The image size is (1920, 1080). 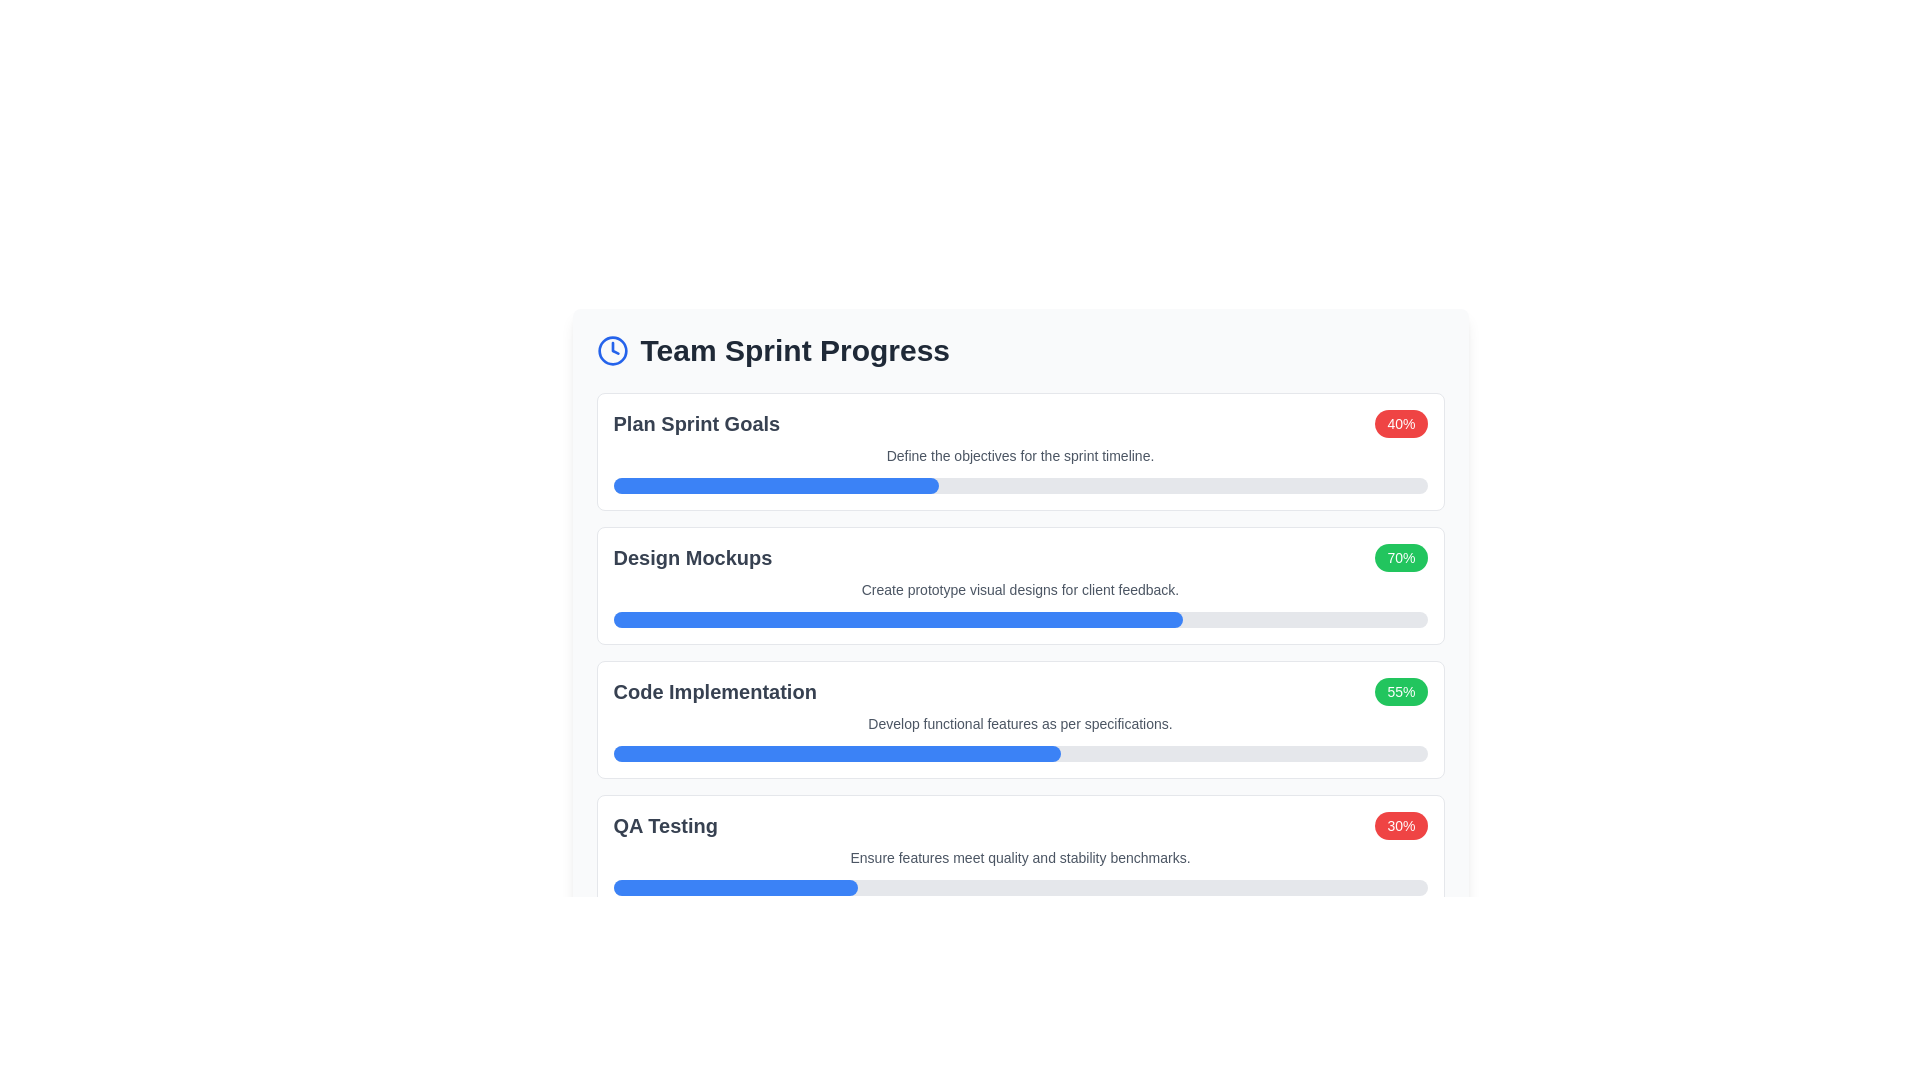 What do you see at coordinates (665, 825) in the screenshot?
I see `text from the text label positioned at the bottom-most section of the vertical list, just above the '30%' progress indication` at bounding box center [665, 825].